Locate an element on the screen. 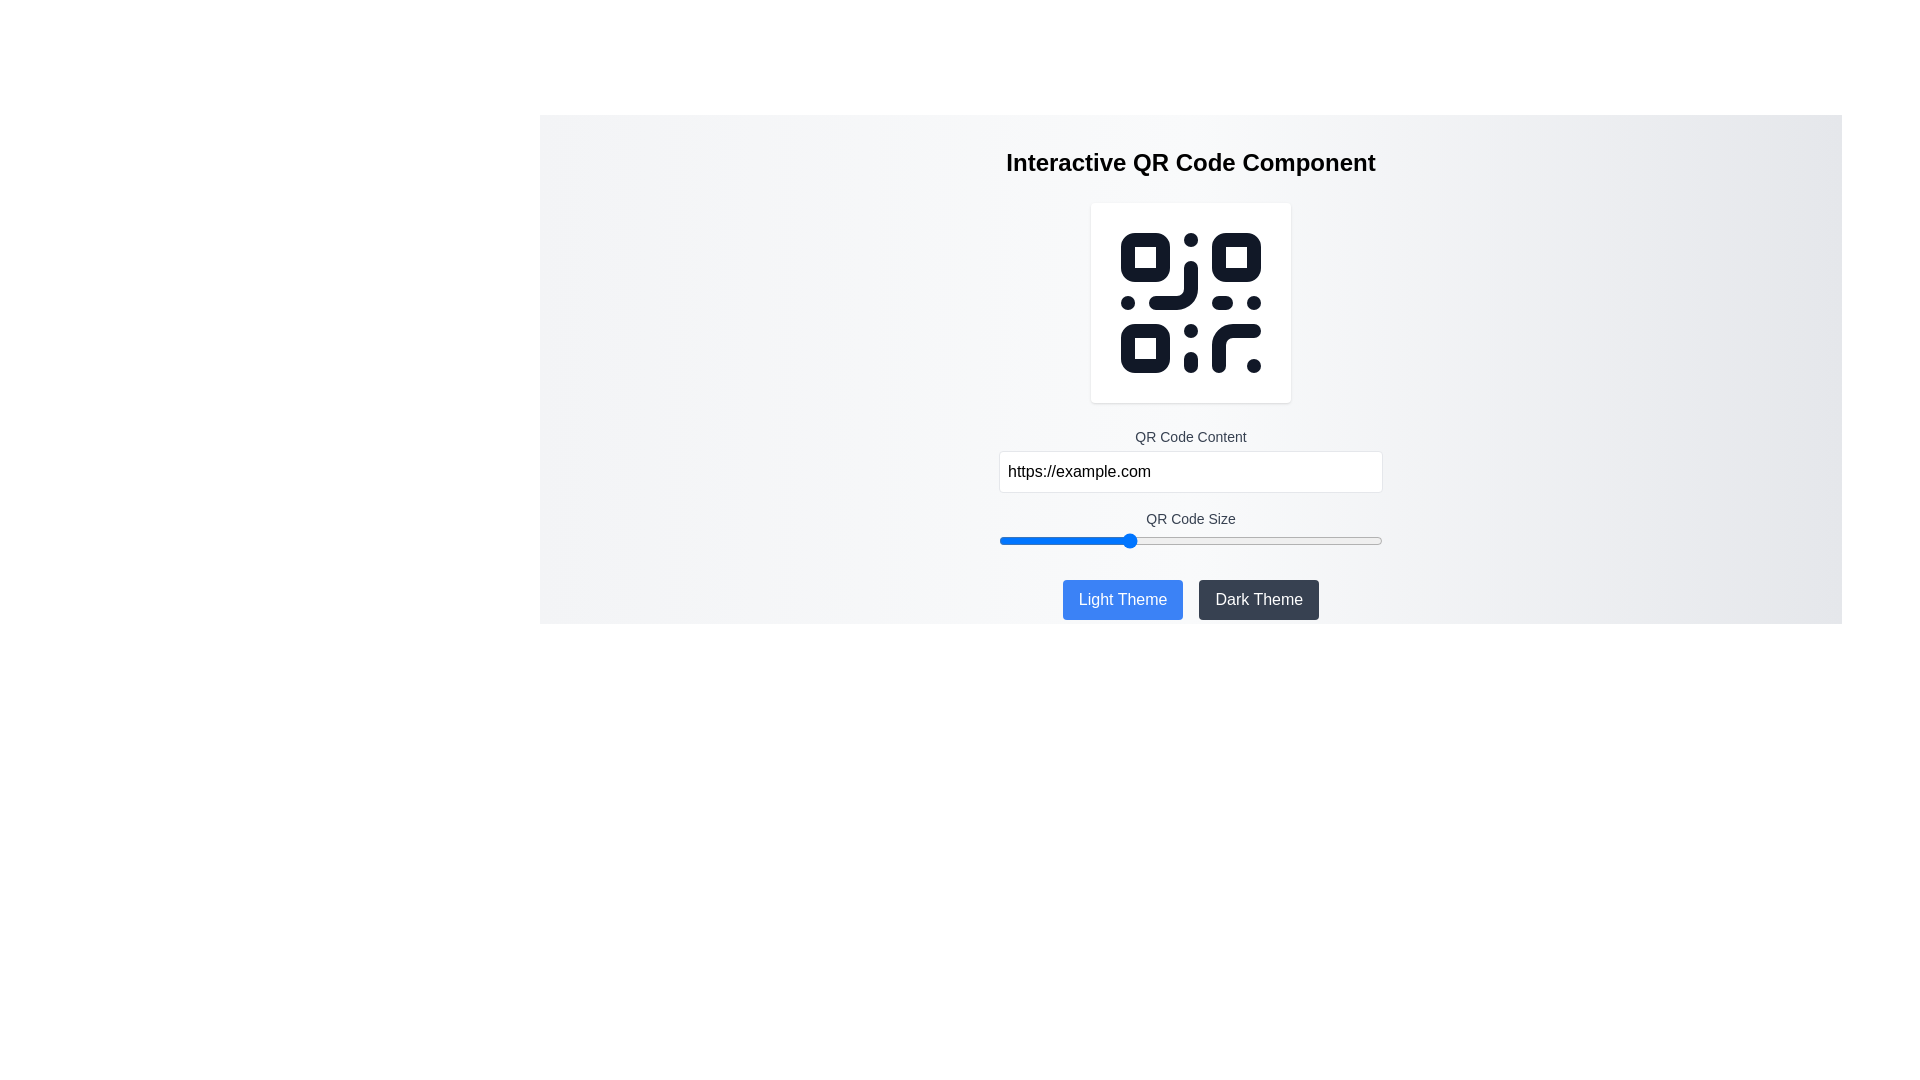 Image resolution: width=1920 pixels, height=1080 pixels. the QR Code size is located at coordinates (1139, 540).